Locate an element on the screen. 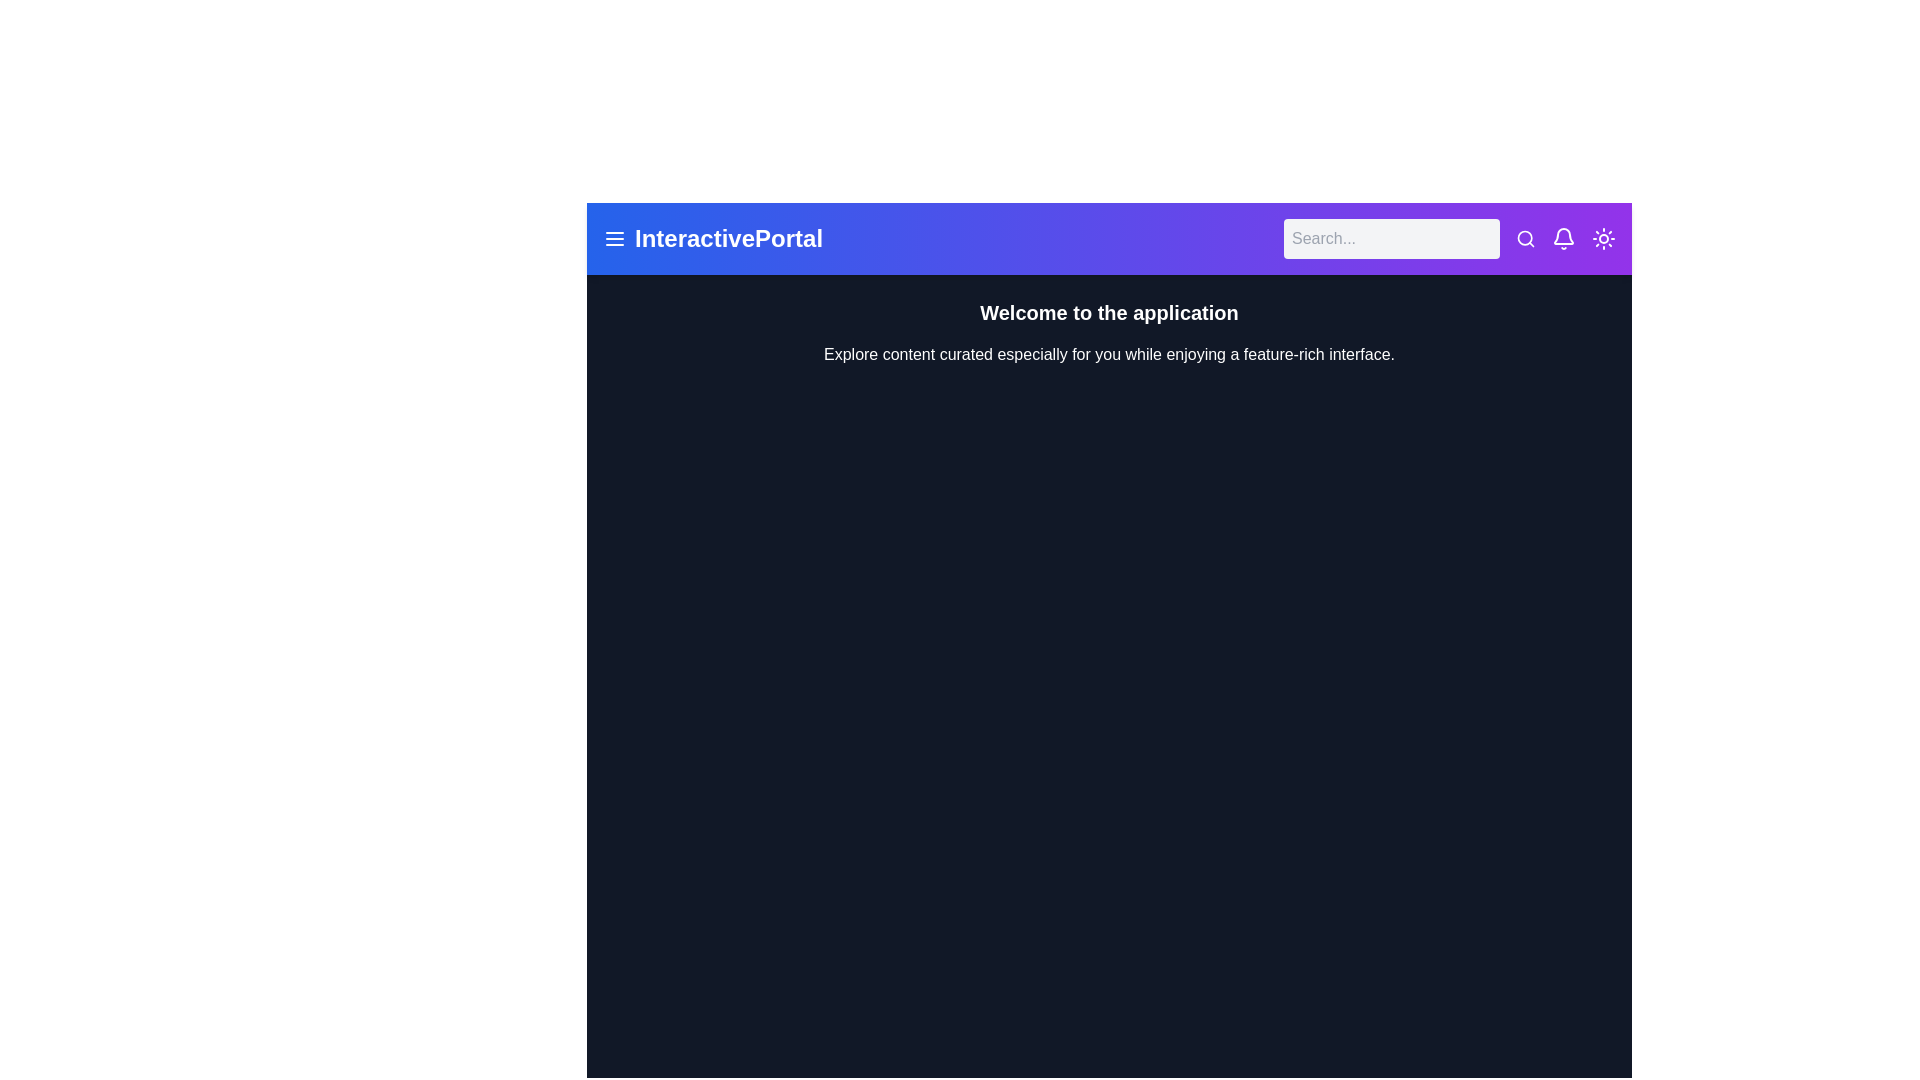 This screenshot has height=1080, width=1920. the element with lucide-sun class is located at coordinates (1603, 238).